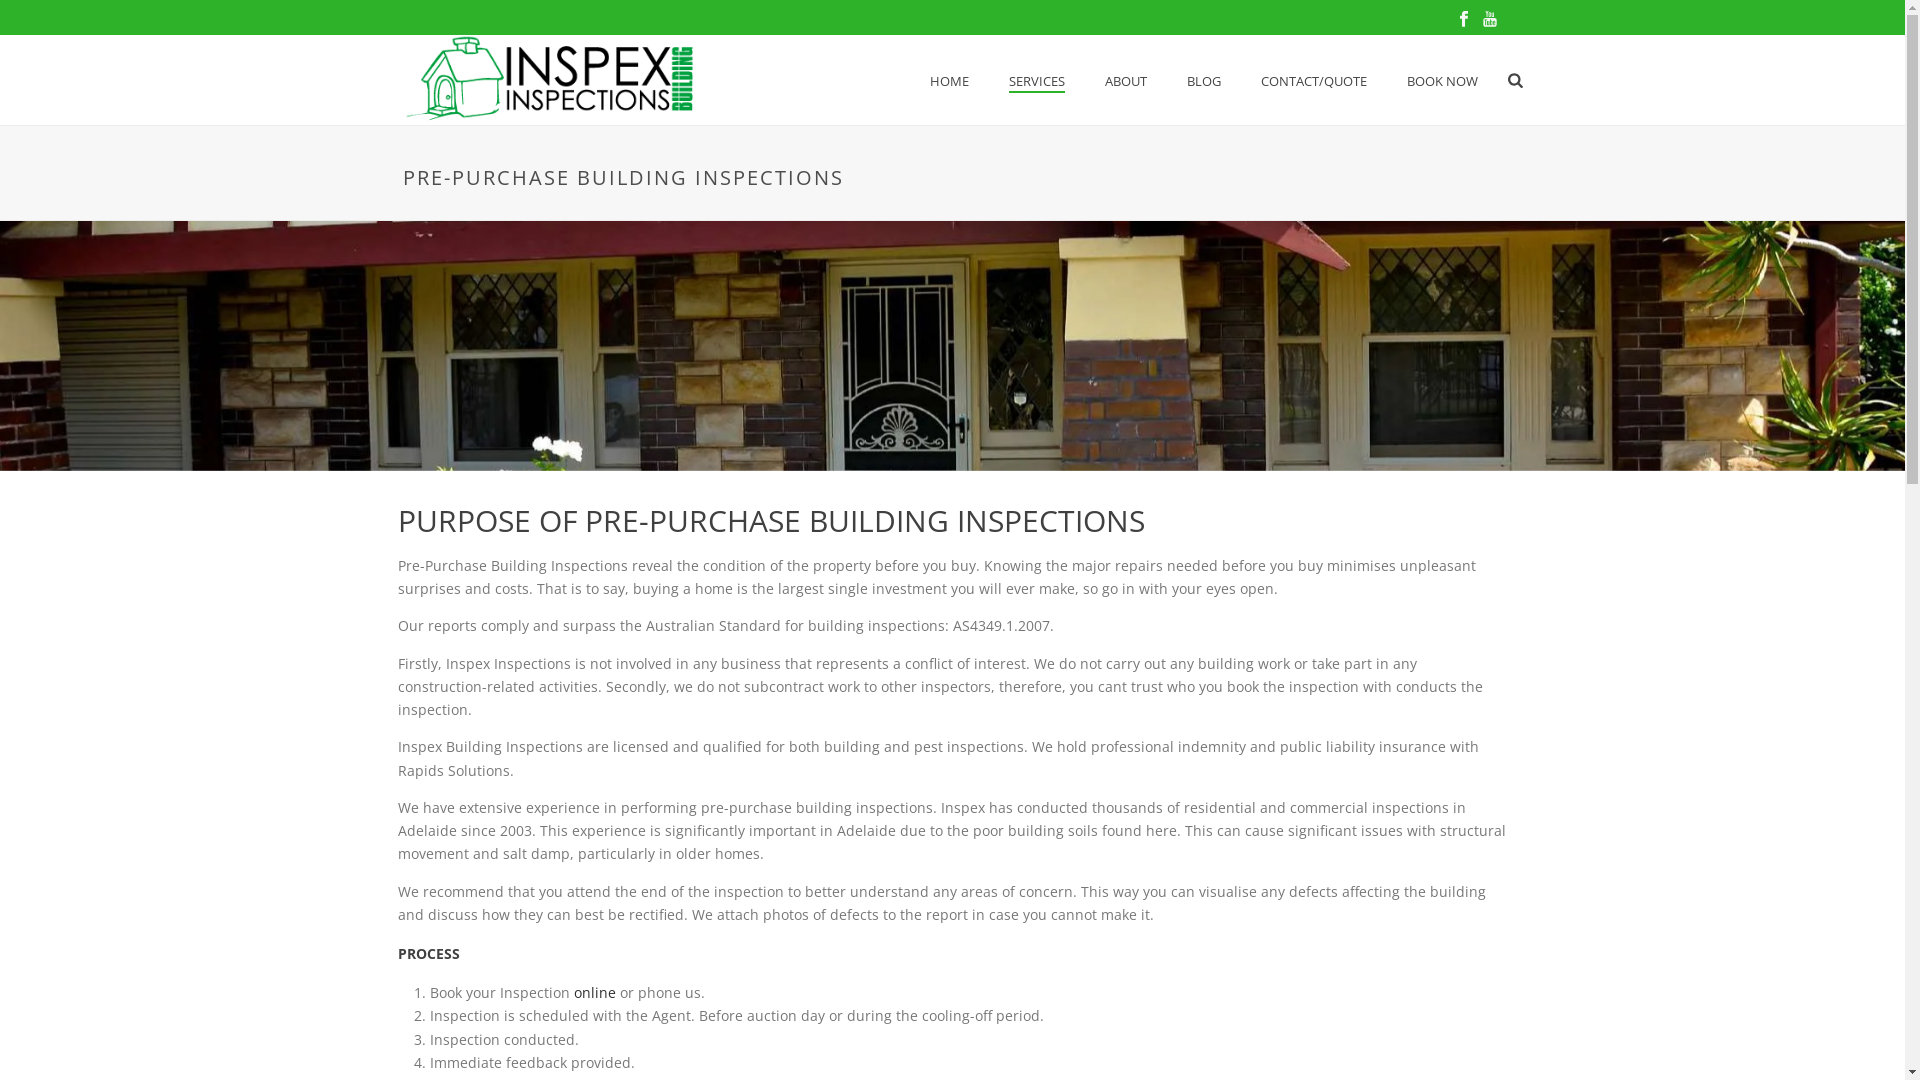 This screenshot has width=1920, height=1080. I want to click on 'BLOG', so click(1203, 80).